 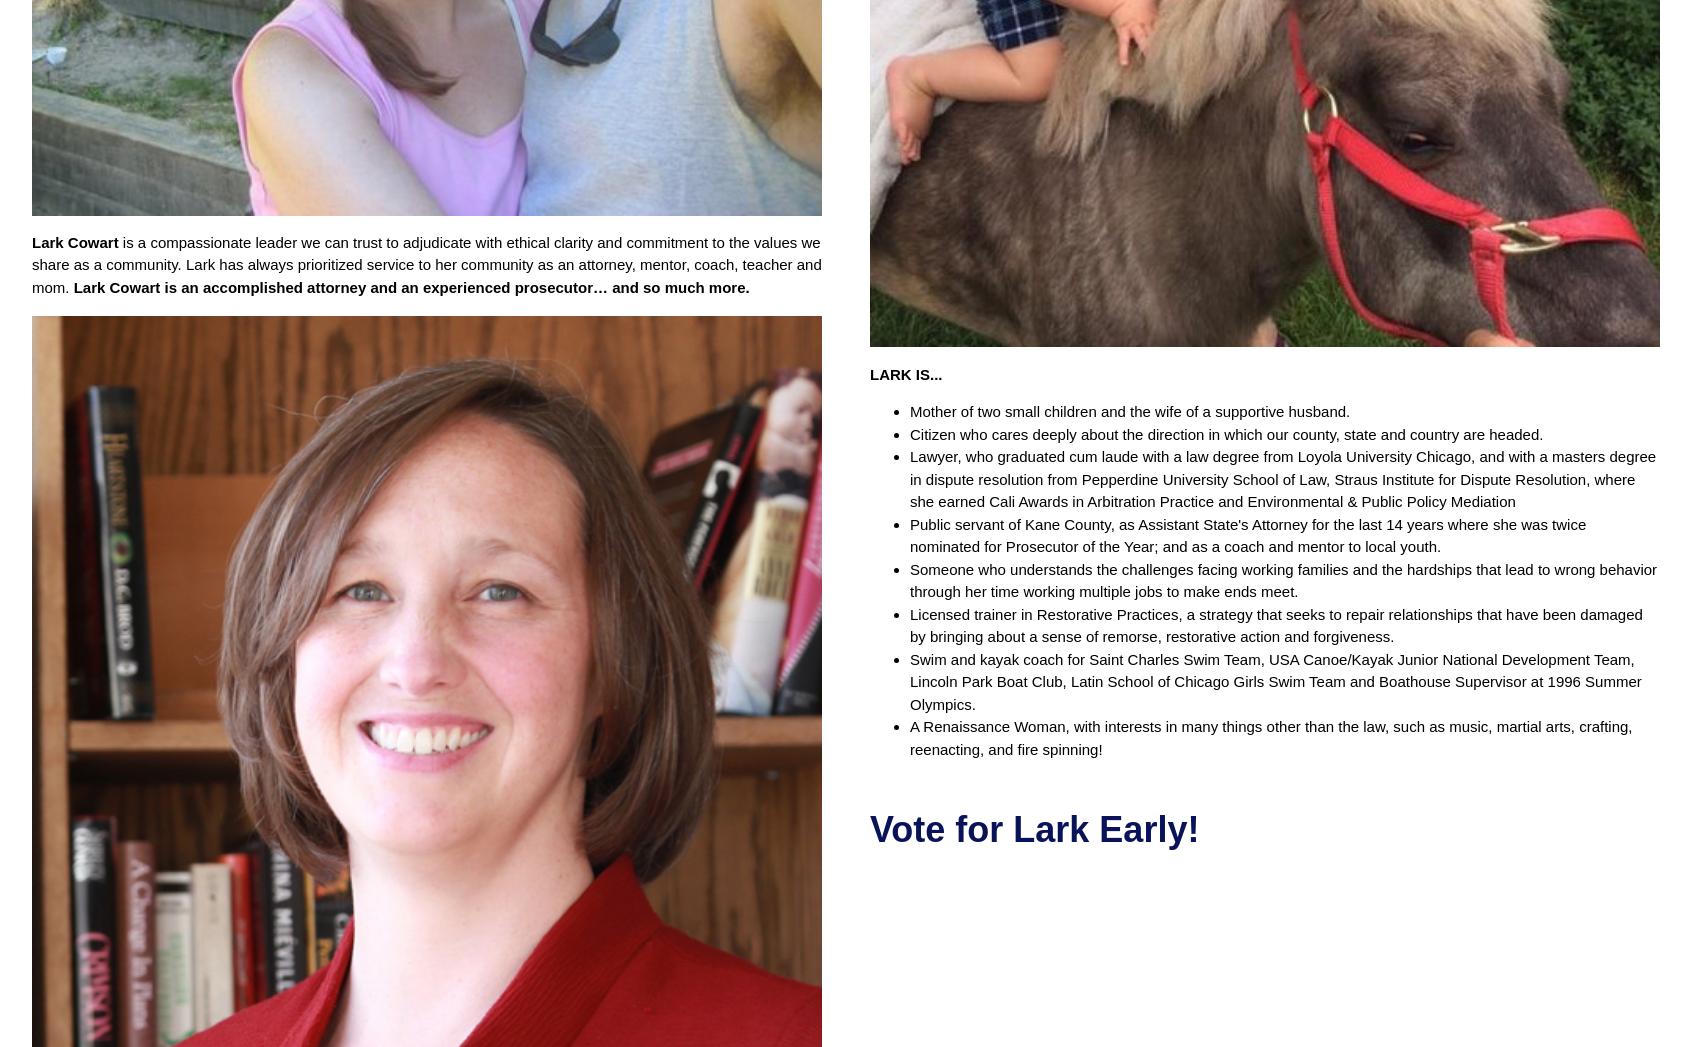 What do you see at coordinates (1274, 624) in the screenshot?
I see `'Licensed trainer in Restorative Practices, a strategy that seeks to repair relationships that have been damaged by bringing about a sense of remorse, restorative action and forgiveness.'` at bounding box center [1274, 624].